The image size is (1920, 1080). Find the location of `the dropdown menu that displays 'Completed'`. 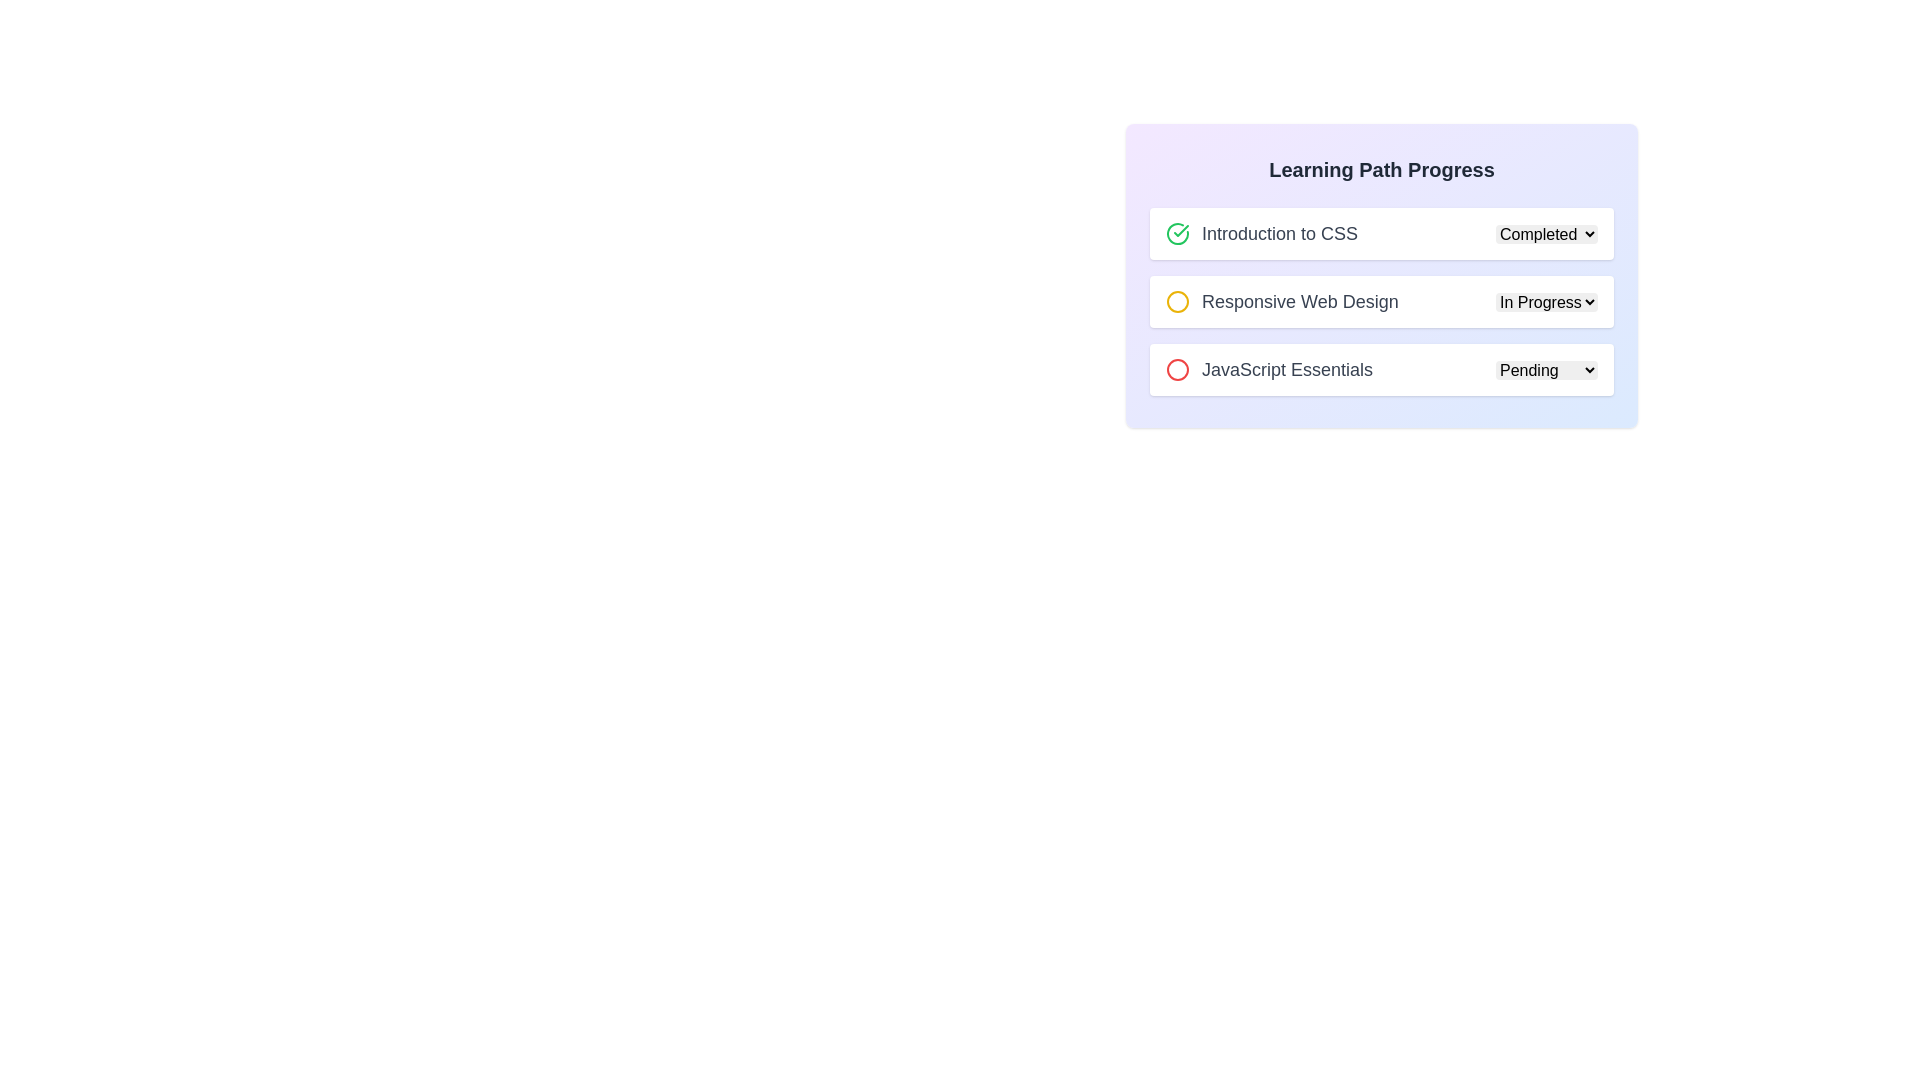

the dropdown menu that displays 'Completed' is located at coordinates (1545, 233).